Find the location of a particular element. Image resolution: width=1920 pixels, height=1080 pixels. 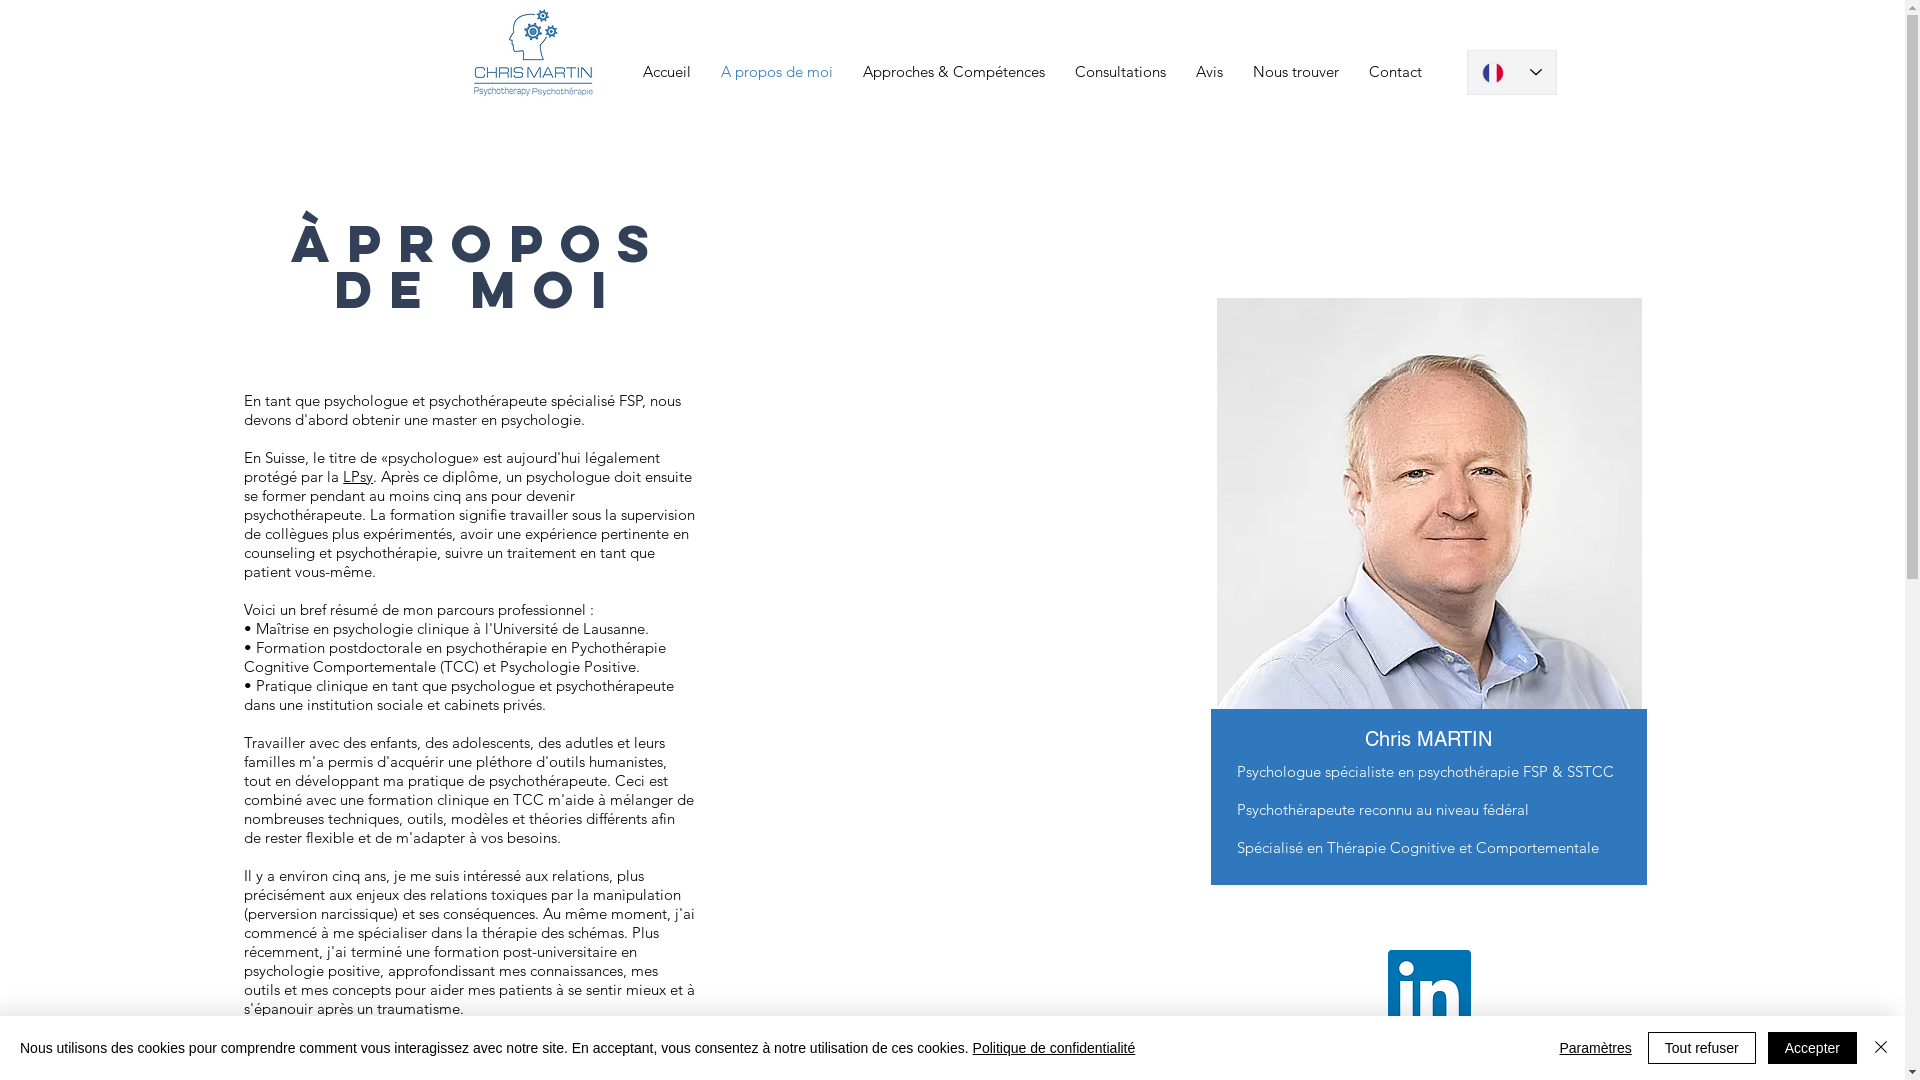

'Contact' is located at coordinates (1353, 71).